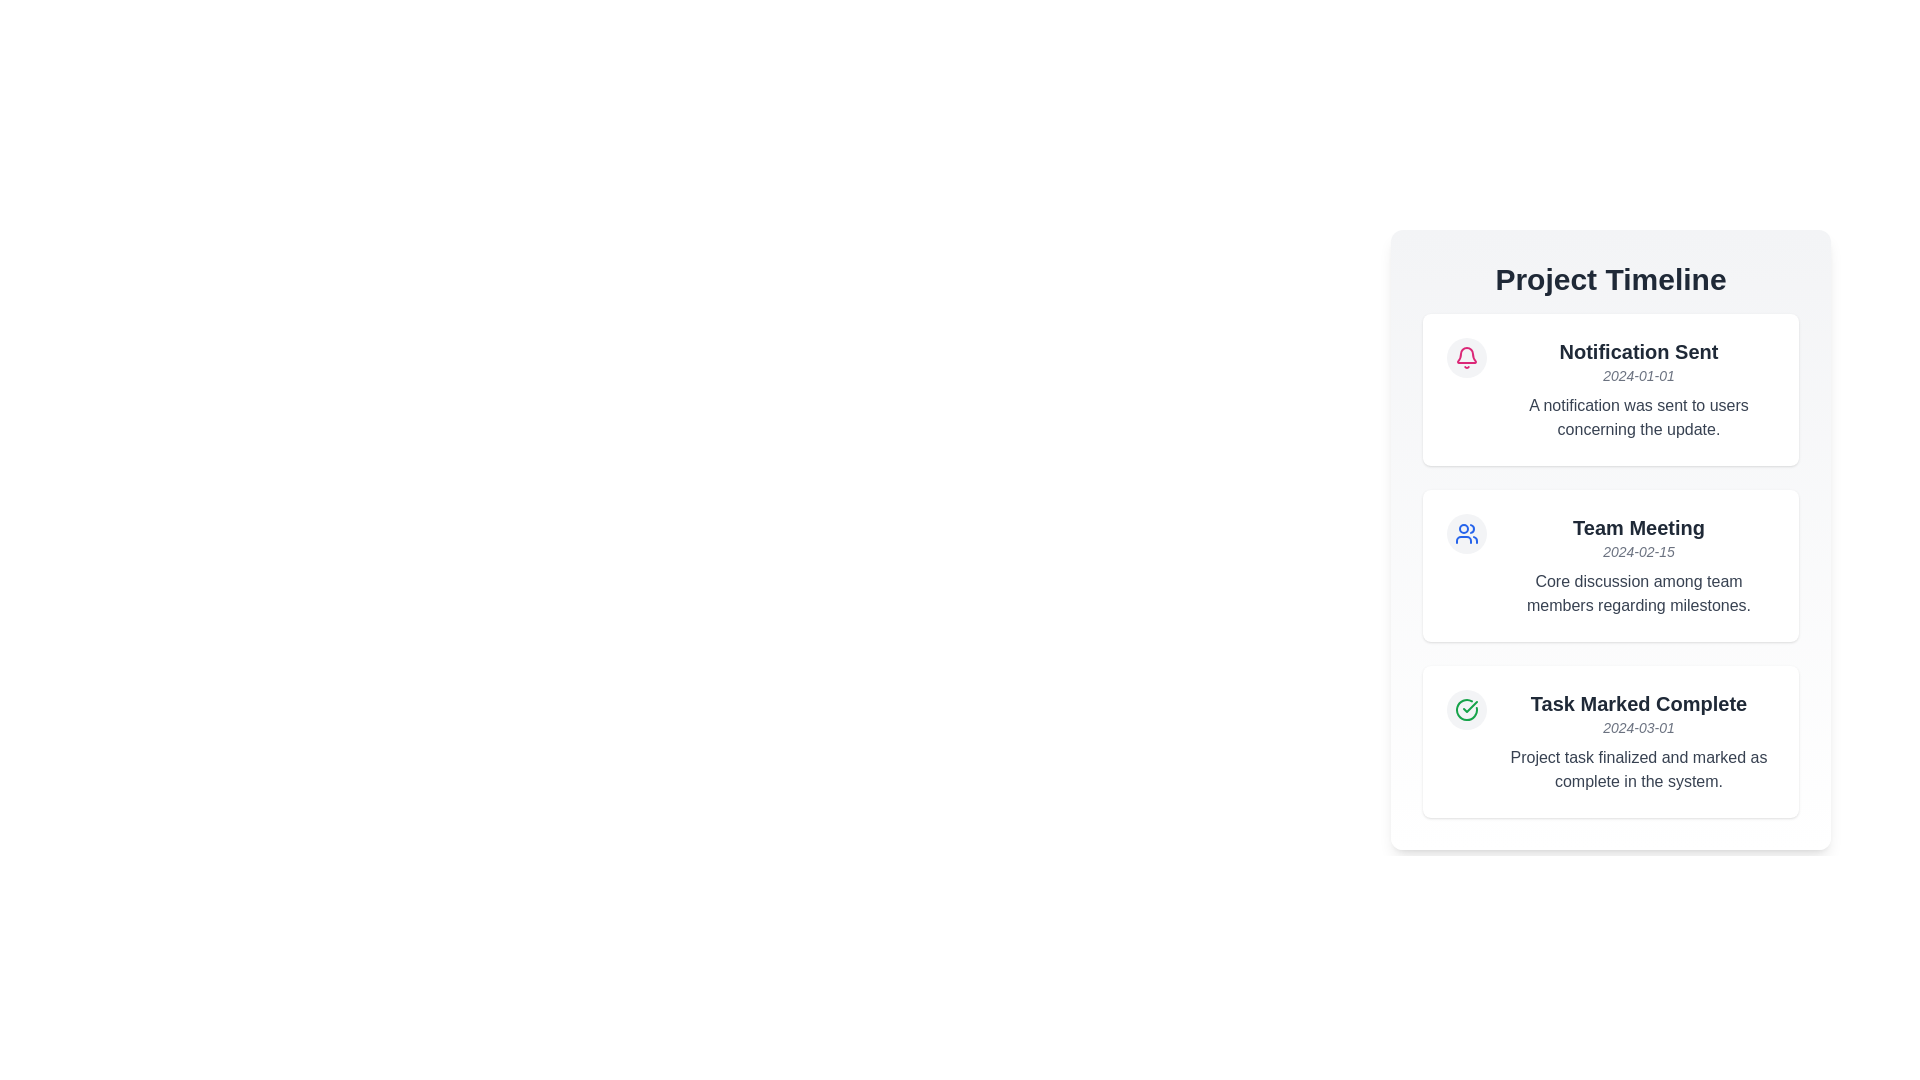 The height and width of the screenshot is (1080, 1920). What do you see at coordinates (1611, 389) in the screenshot?
I see `notification details displayed in the first Notification card of the Project Timeline list` at bounding box center [1611, 389].